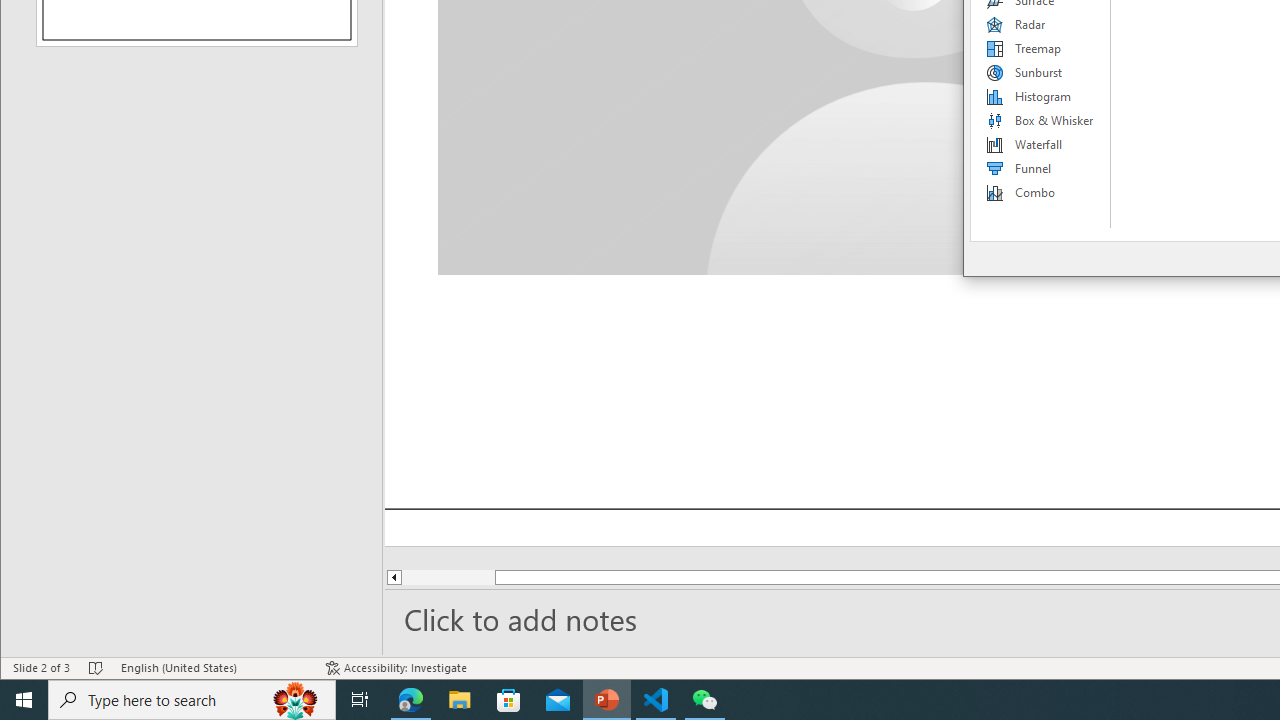 Image resolution: width=1280 pixels, height=720 pixels. What do you see at coordinates (1040, 192) in the screenshot?
I see `'Combo'` at bounding box center [1040, 192].